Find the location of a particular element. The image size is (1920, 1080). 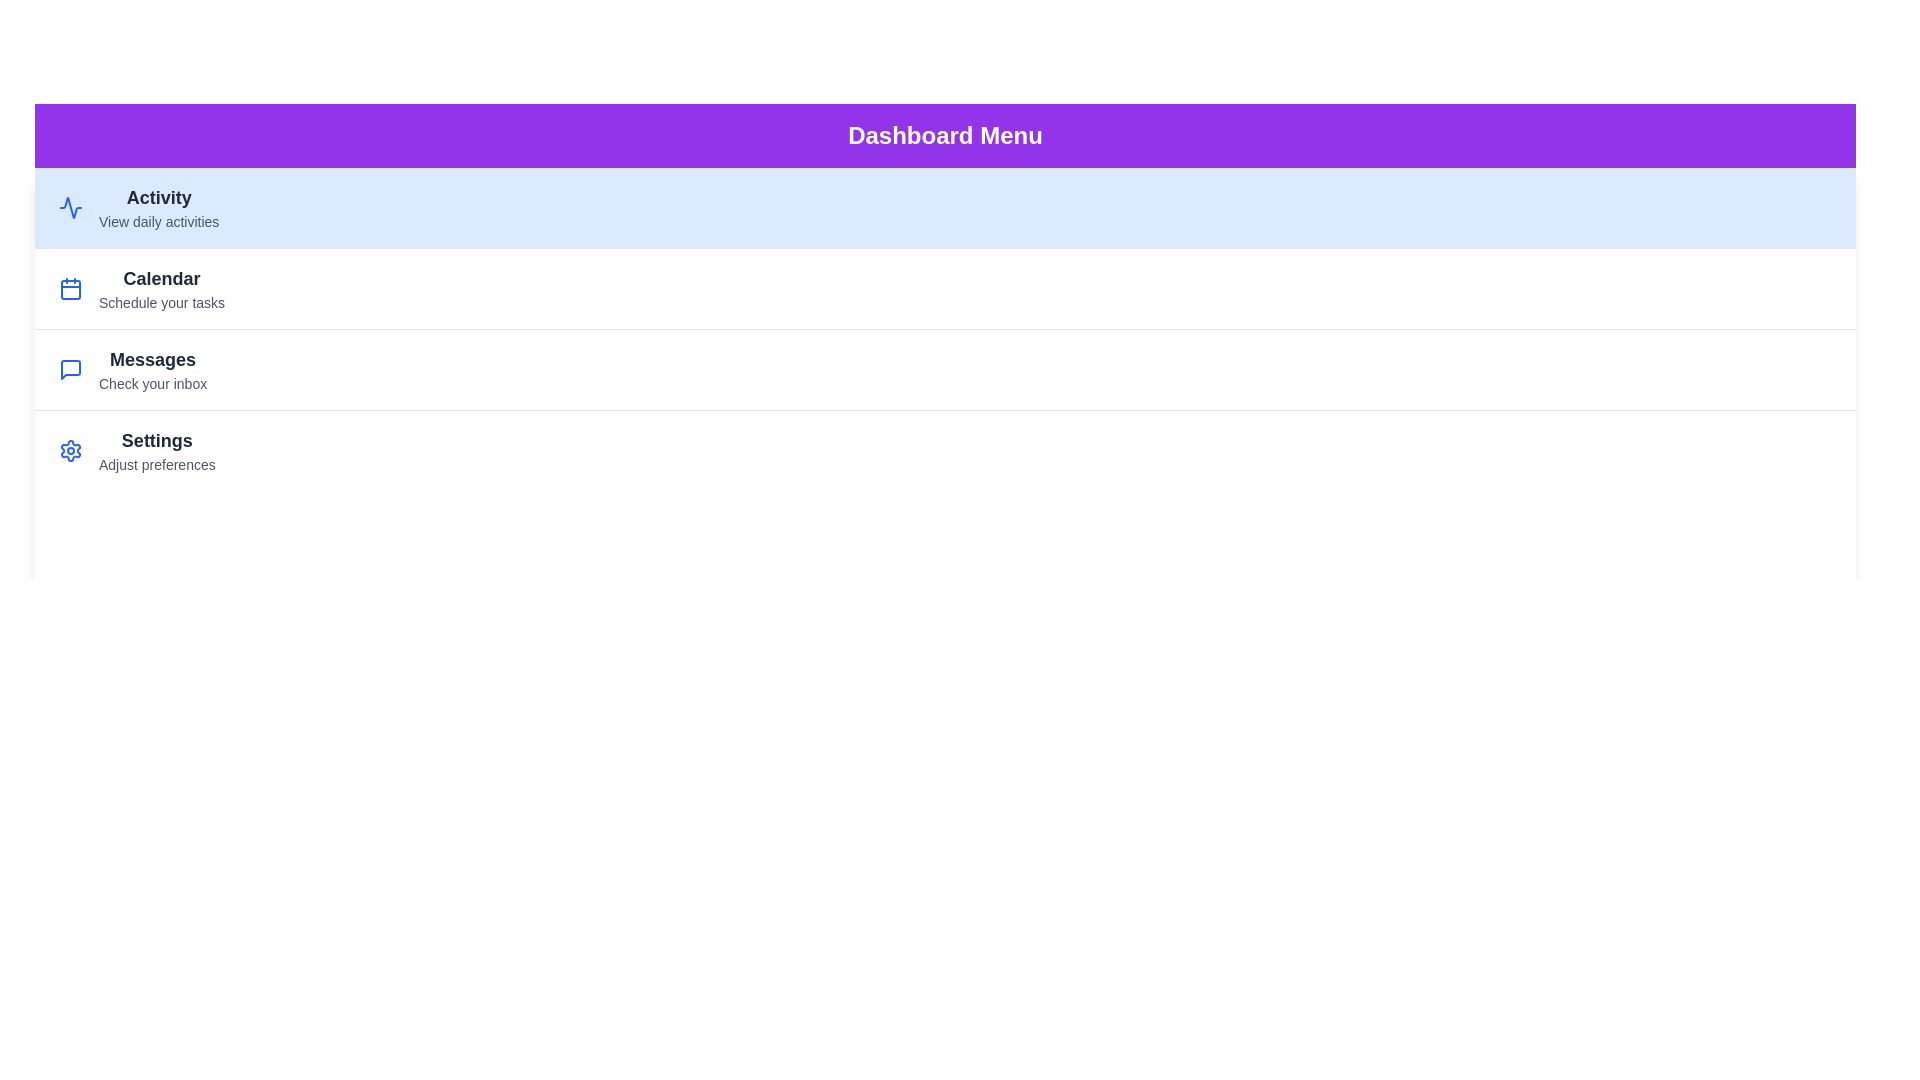

the menu item Activity to see its hover effect is located at coordinates (944, 208).